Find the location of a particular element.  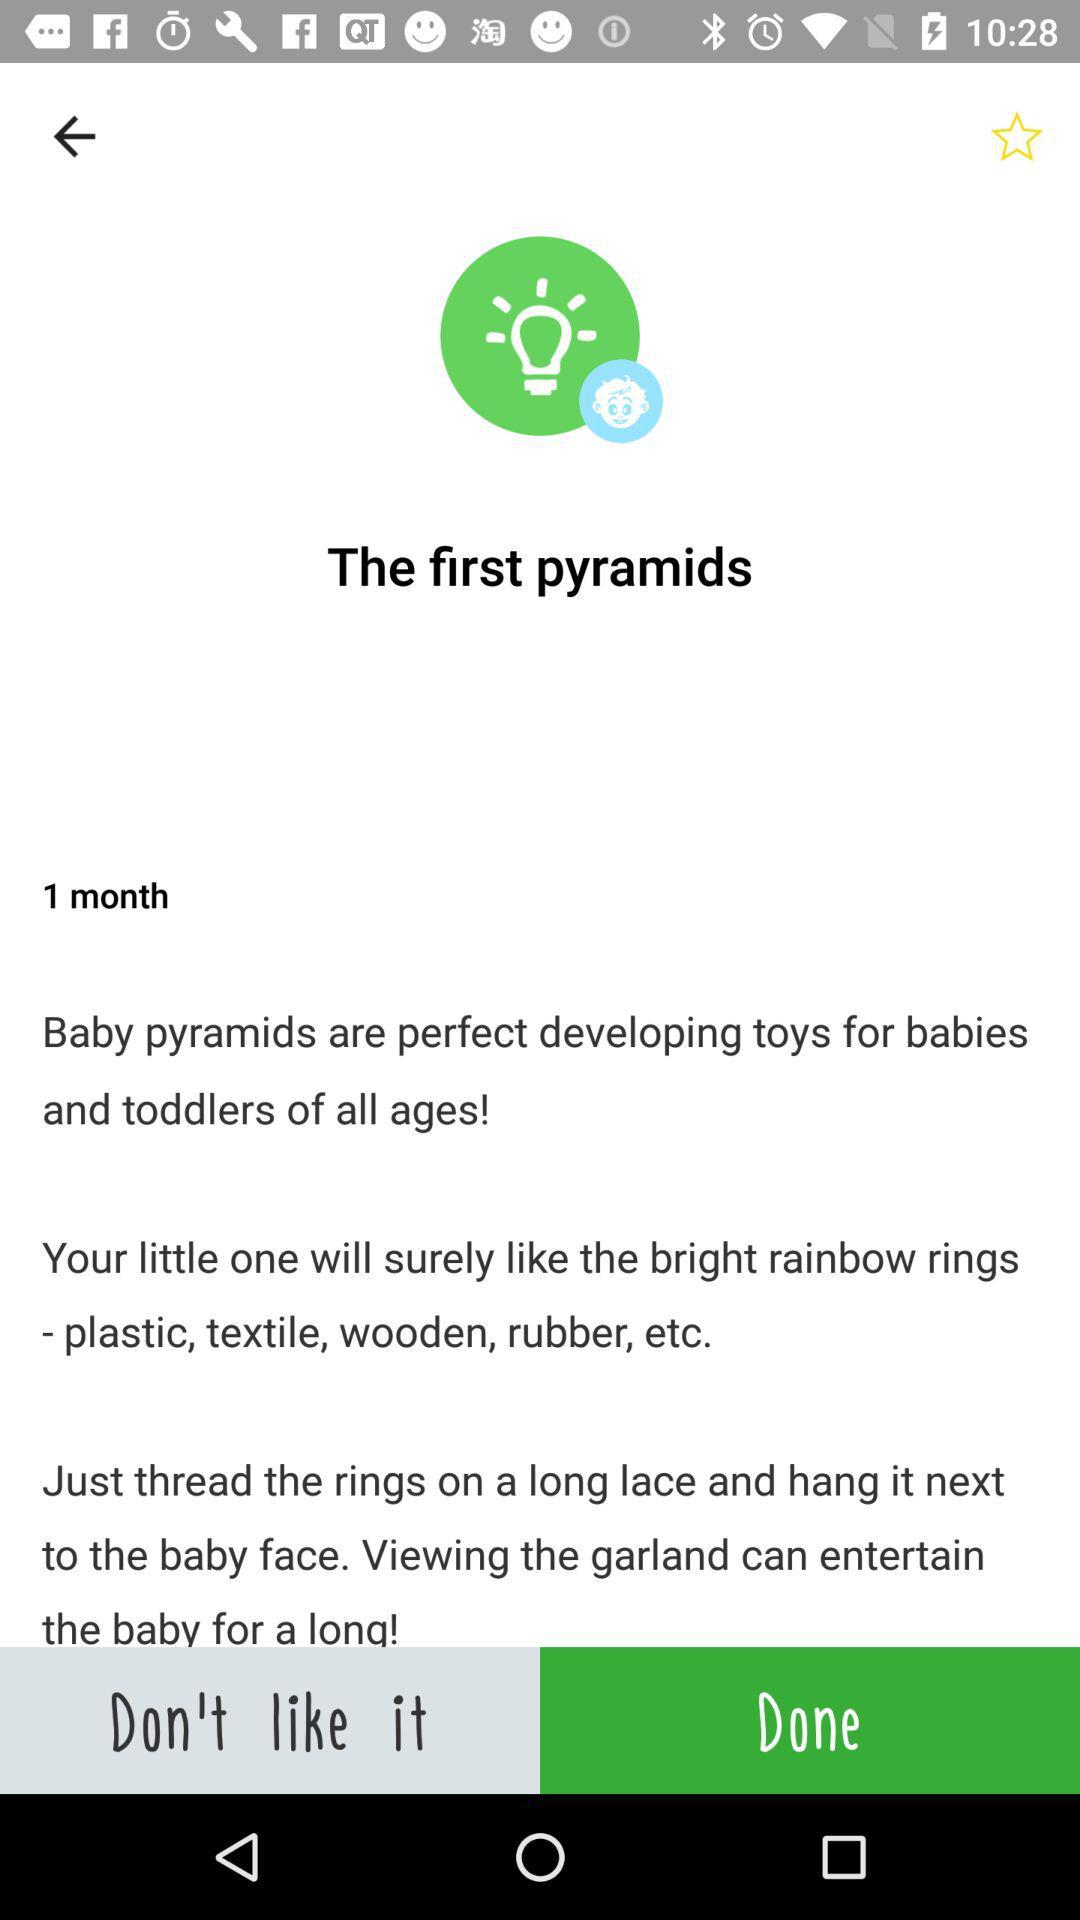

the icon next to the done icon is located at coordinates (270, 1719).